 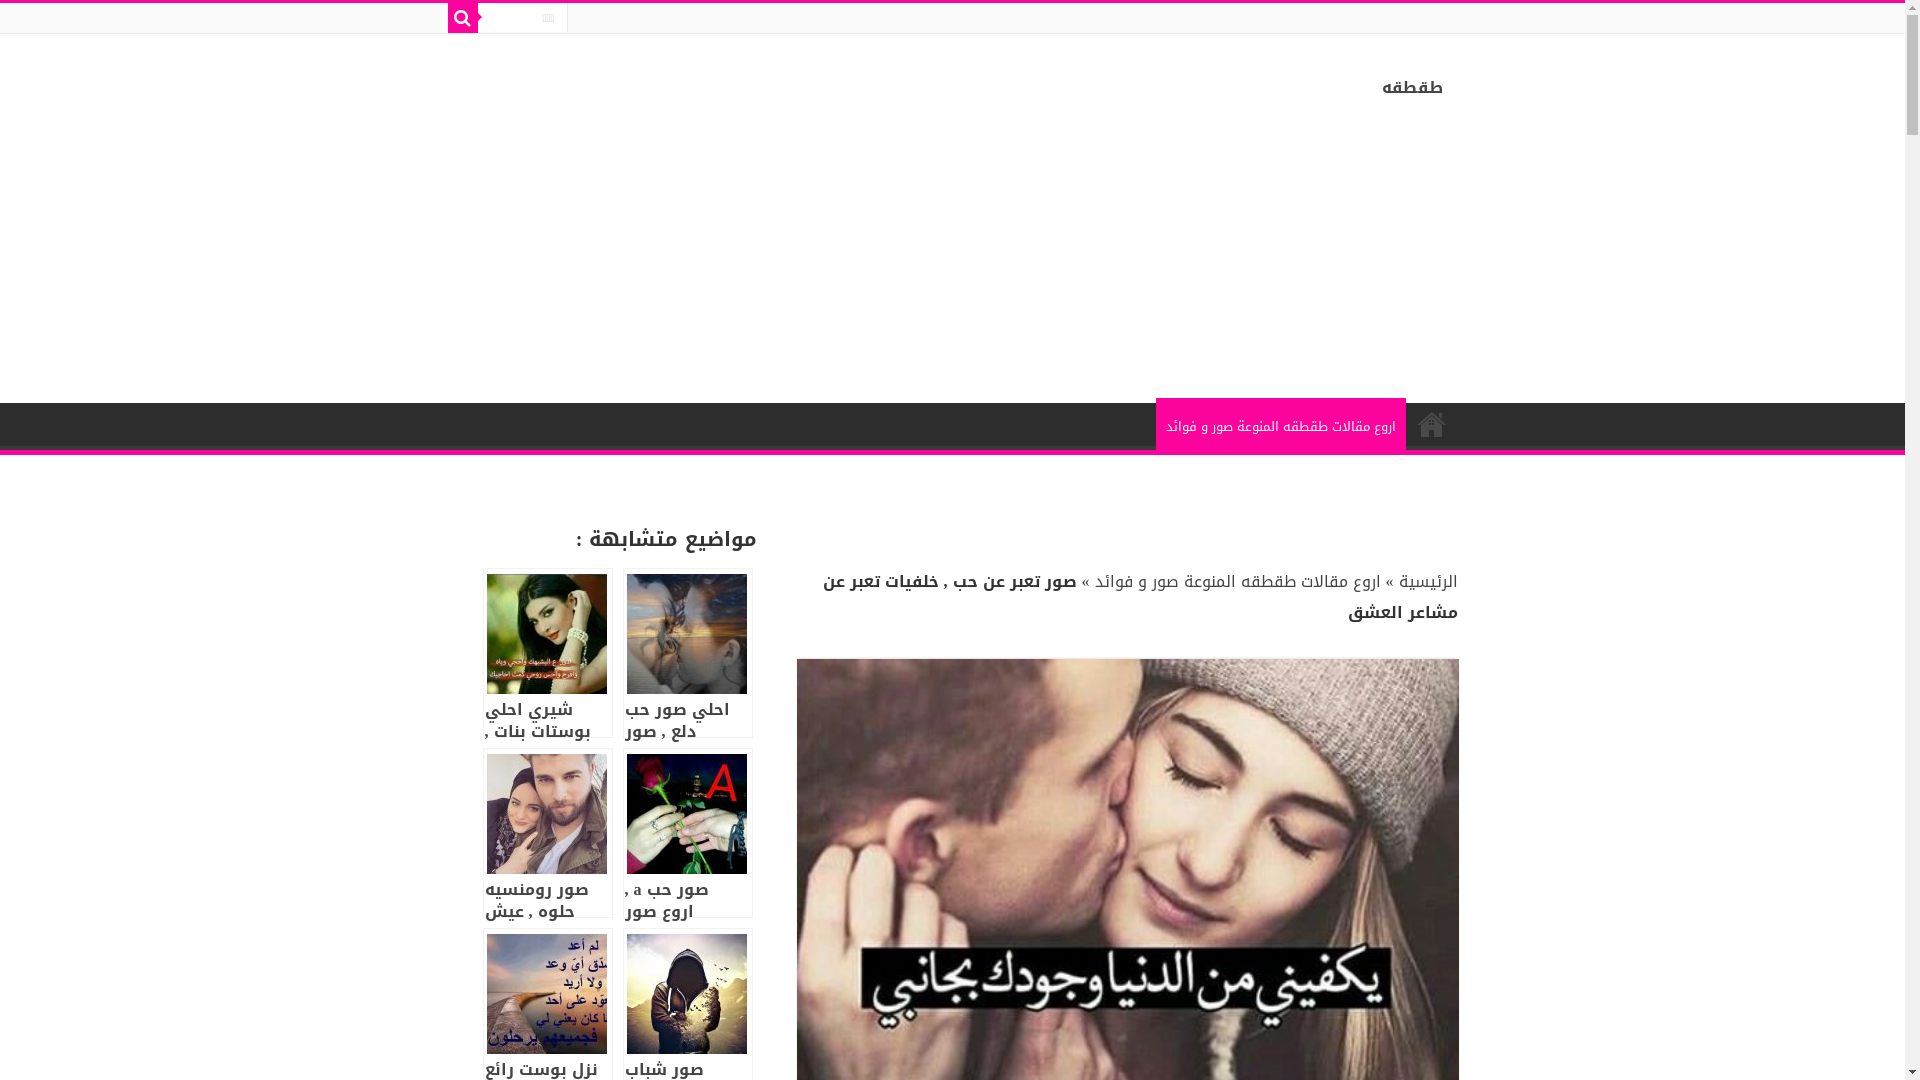 I want to click on 'Advertisement', so click(x=705, y=261).